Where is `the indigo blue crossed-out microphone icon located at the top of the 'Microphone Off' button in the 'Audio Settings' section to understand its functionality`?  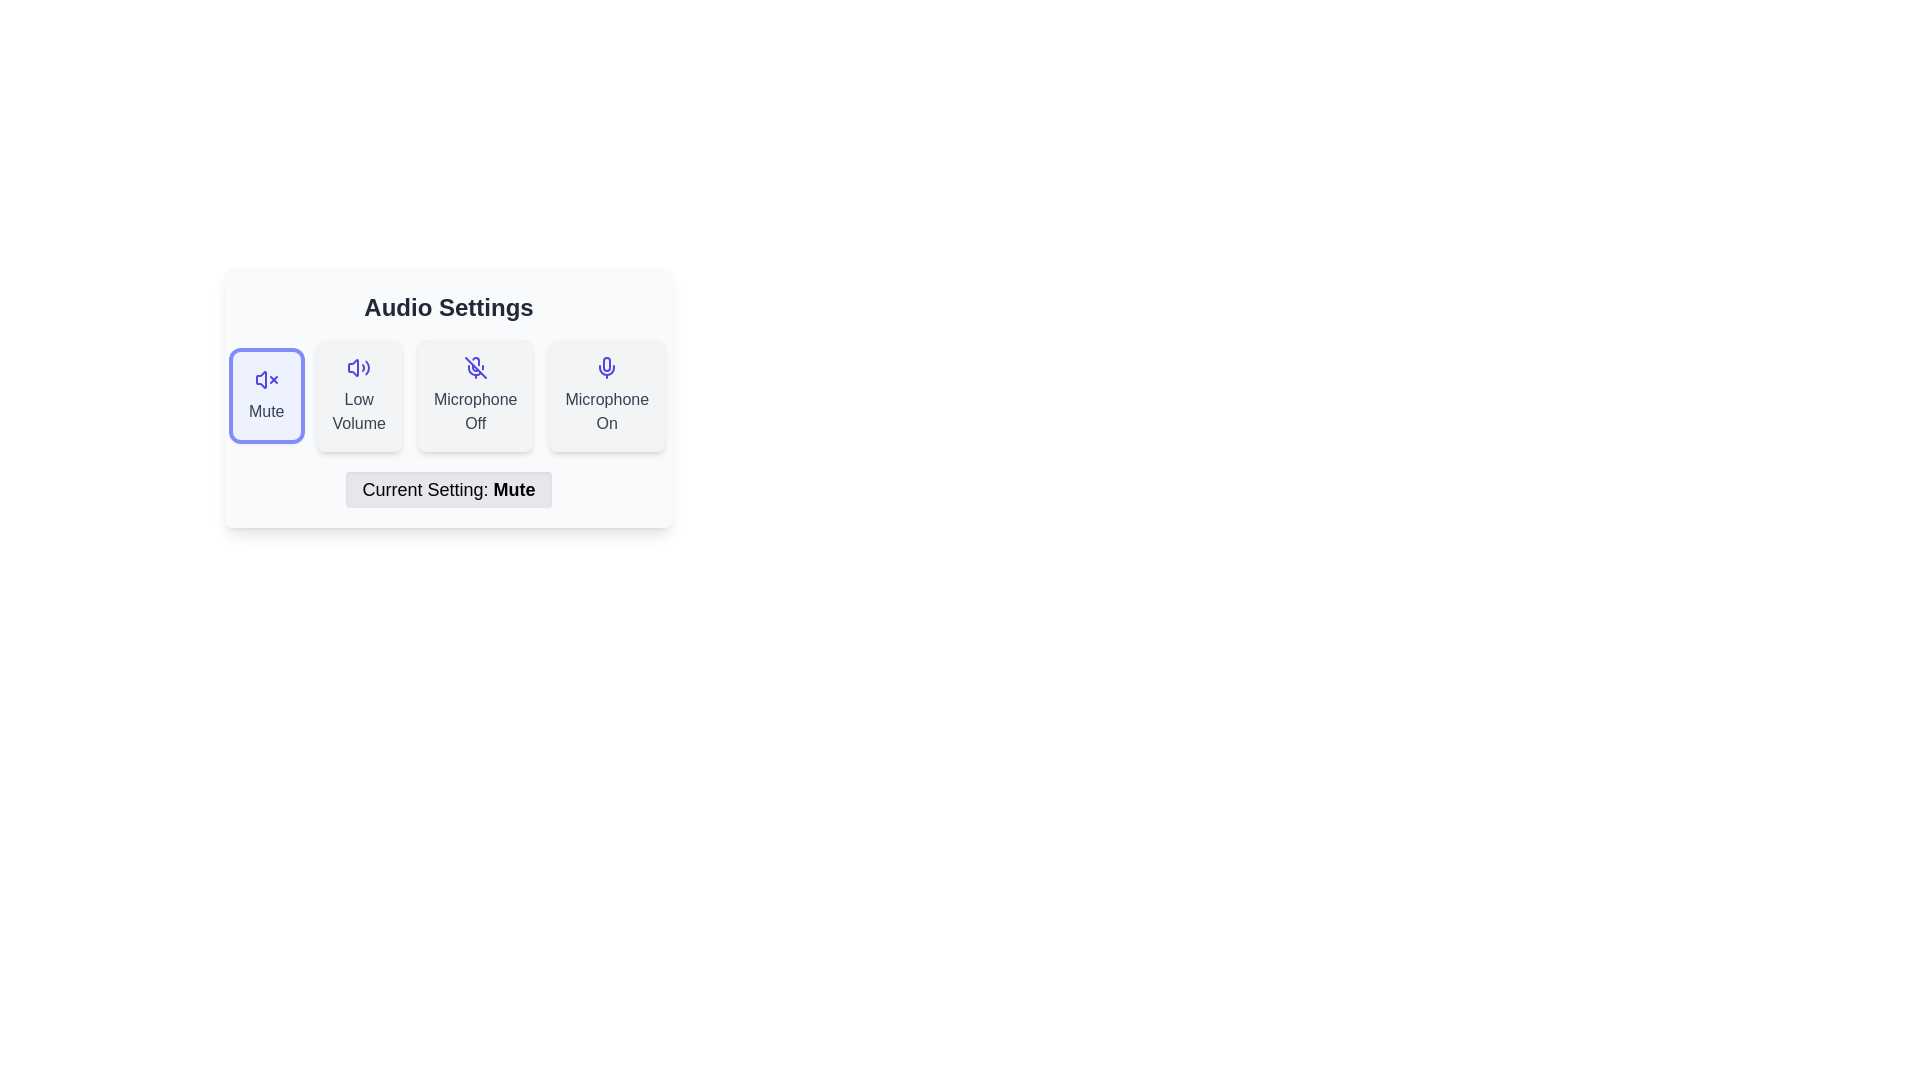 the indigo blue crossed-out microphone icon located at the top of the 'Microphone Off' button in the 'Audio Settings' section to understand its functionality is located at coordinates (474, 367).